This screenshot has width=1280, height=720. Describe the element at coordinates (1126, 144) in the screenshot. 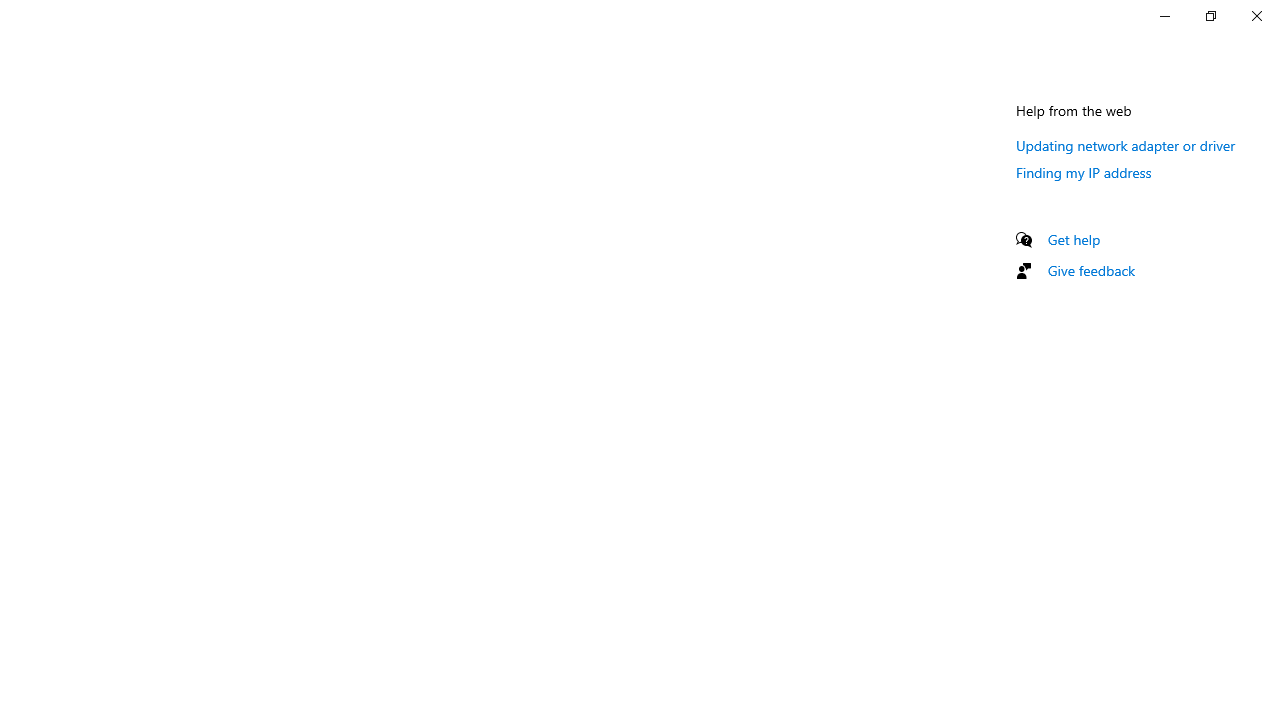

I see `'Updating network adapter or driver'` at that location.